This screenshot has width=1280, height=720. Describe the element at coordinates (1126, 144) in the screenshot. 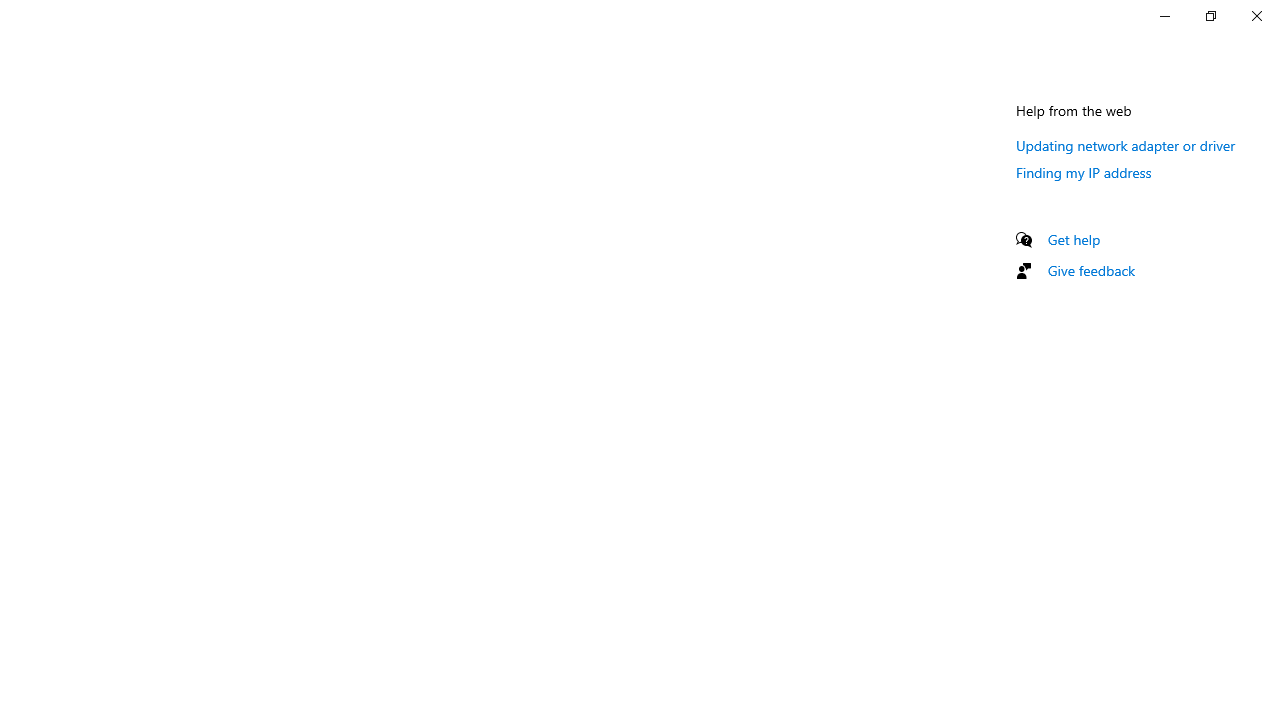

I see `'Updating network adapter or driver'` at that location.